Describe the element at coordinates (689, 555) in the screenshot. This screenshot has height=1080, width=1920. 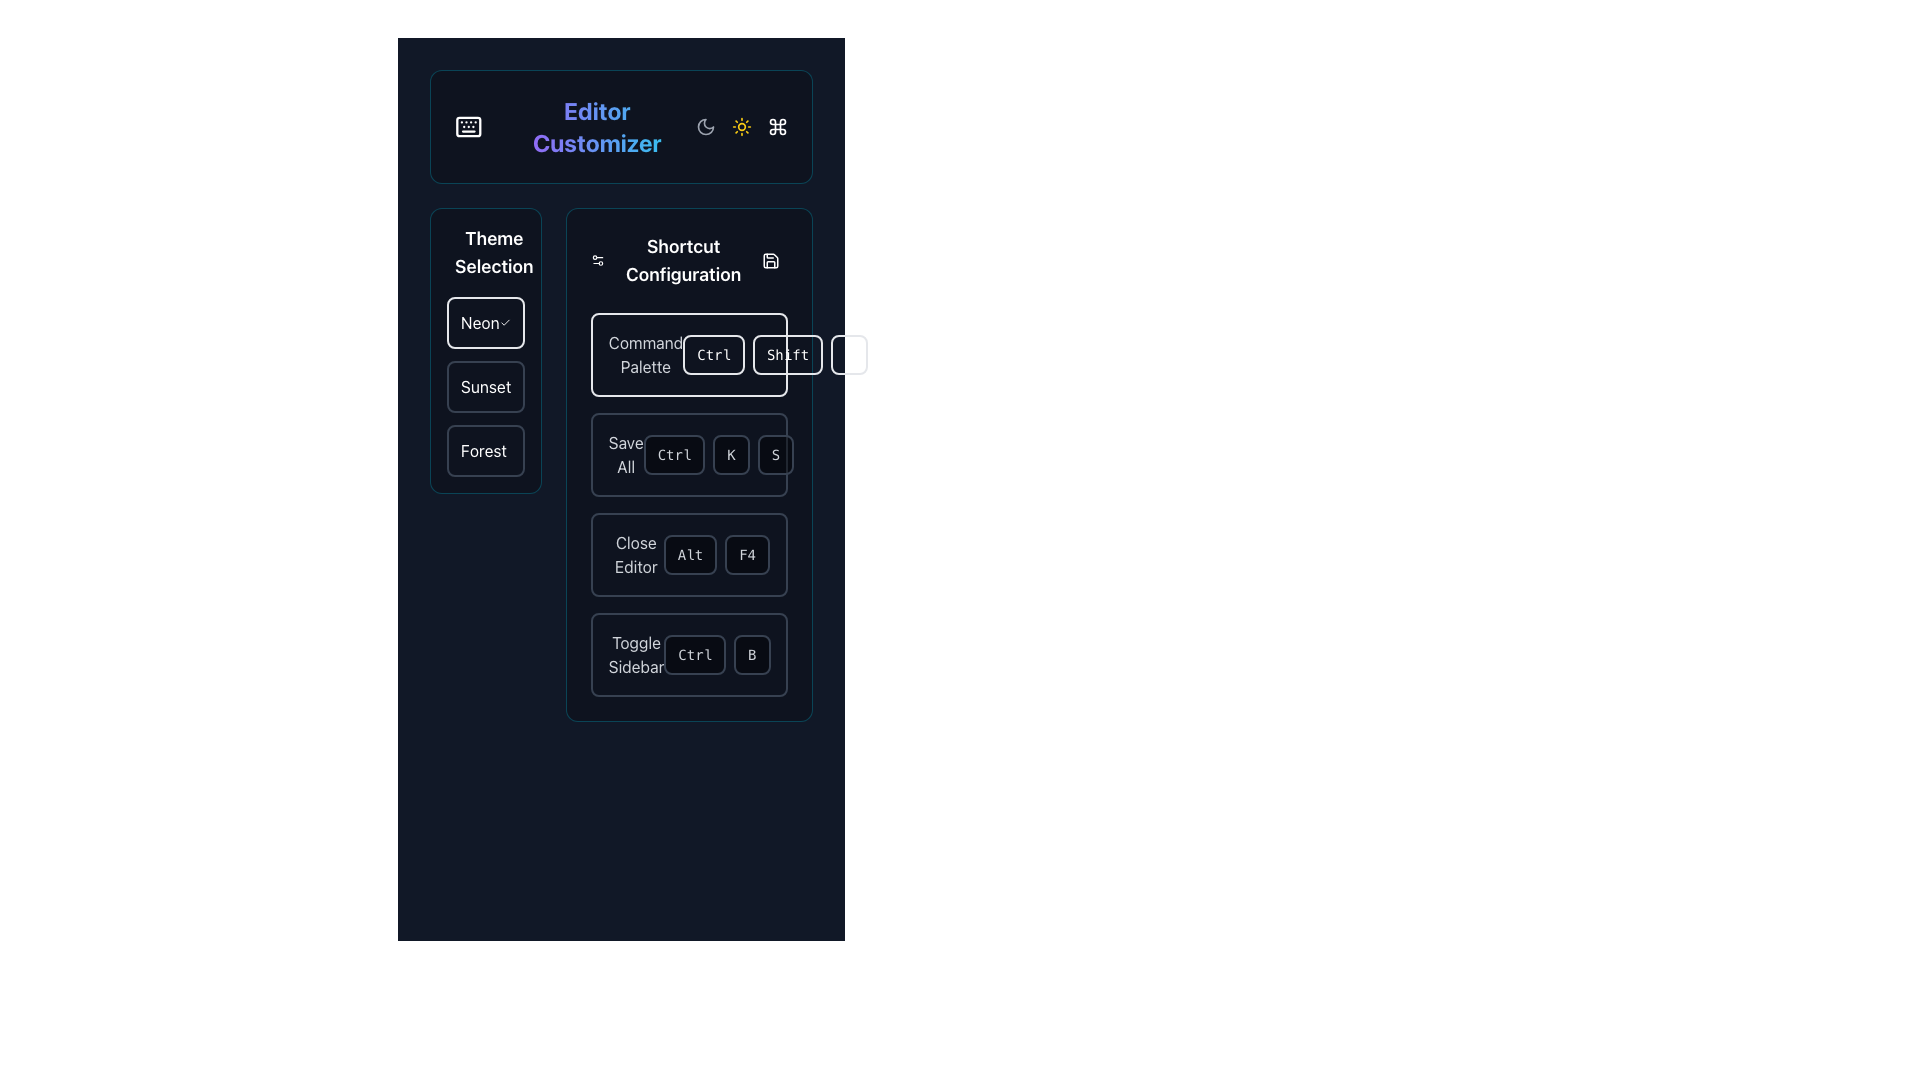
I see `the 'Close Editor' shortcut display, which shows the description and key combination for closing the editor. It is the third item in the Shortcut Configuration section, located in the center-right region of the interface` at that location.